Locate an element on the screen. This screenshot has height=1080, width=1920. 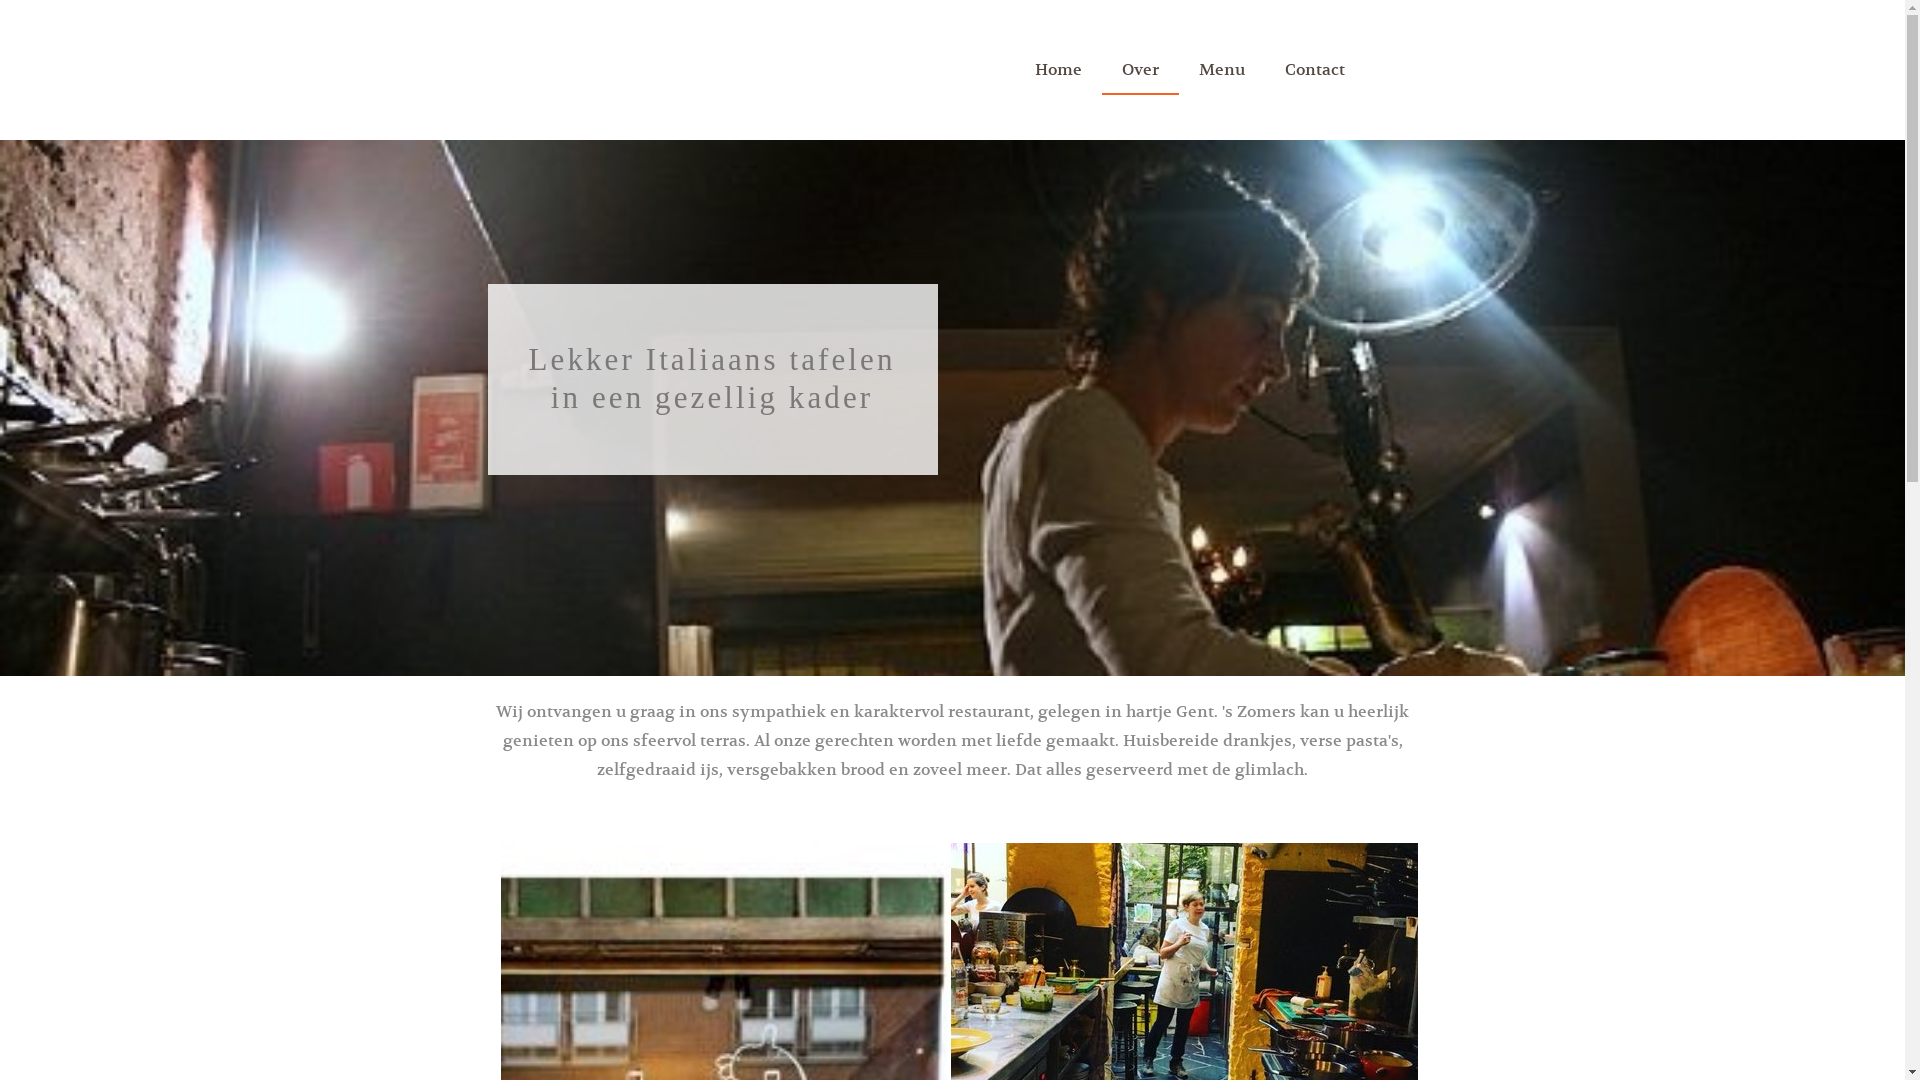
'Home' is located at coordinates (1056, 69).